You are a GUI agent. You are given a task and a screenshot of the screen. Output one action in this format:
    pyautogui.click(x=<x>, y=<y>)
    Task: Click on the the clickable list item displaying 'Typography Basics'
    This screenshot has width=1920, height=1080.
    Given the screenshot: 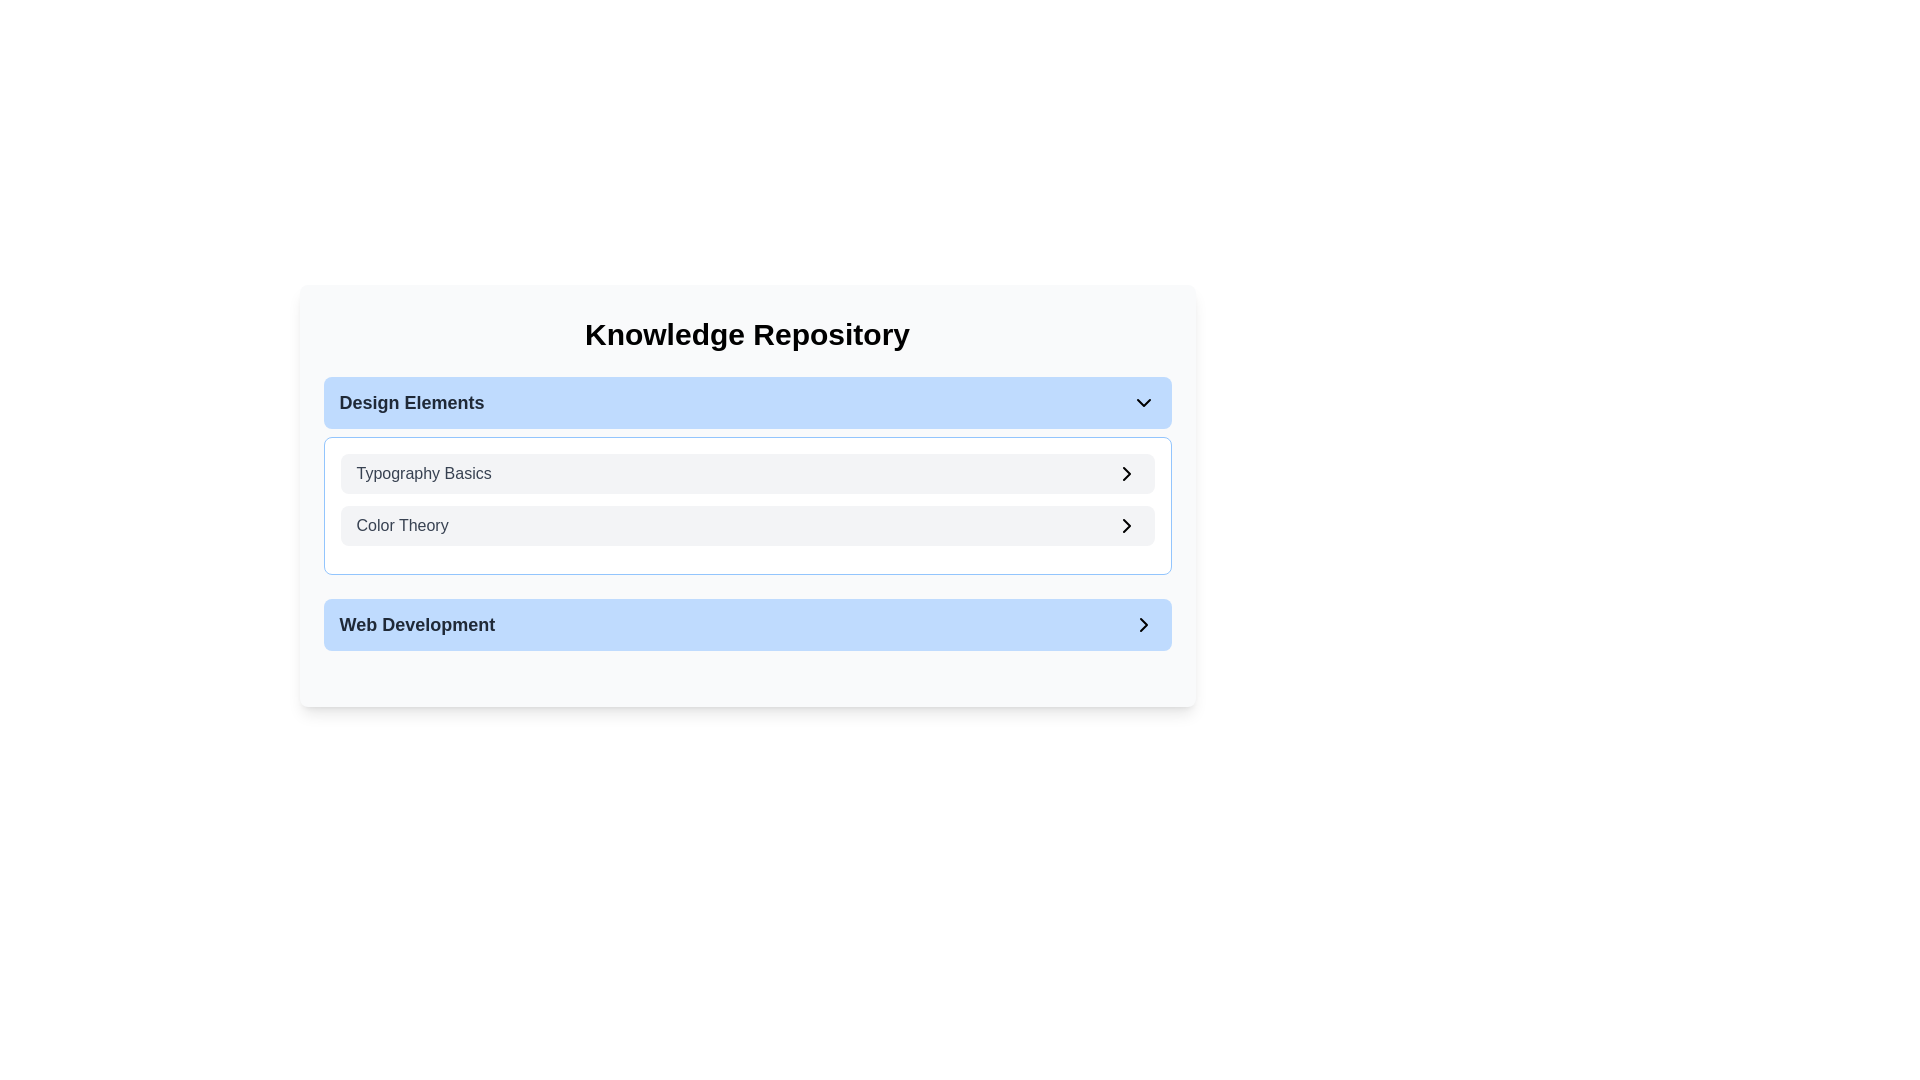 What is the action you would take?
    pyautogui.click(x=746, y=474)
    